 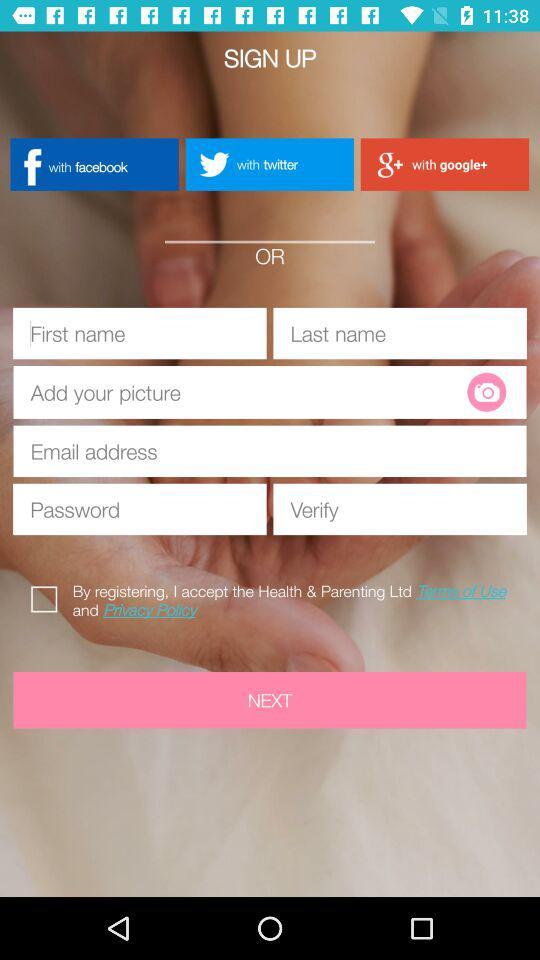 I want to click on upload a picture of your baby, so click(x=485, y=391).